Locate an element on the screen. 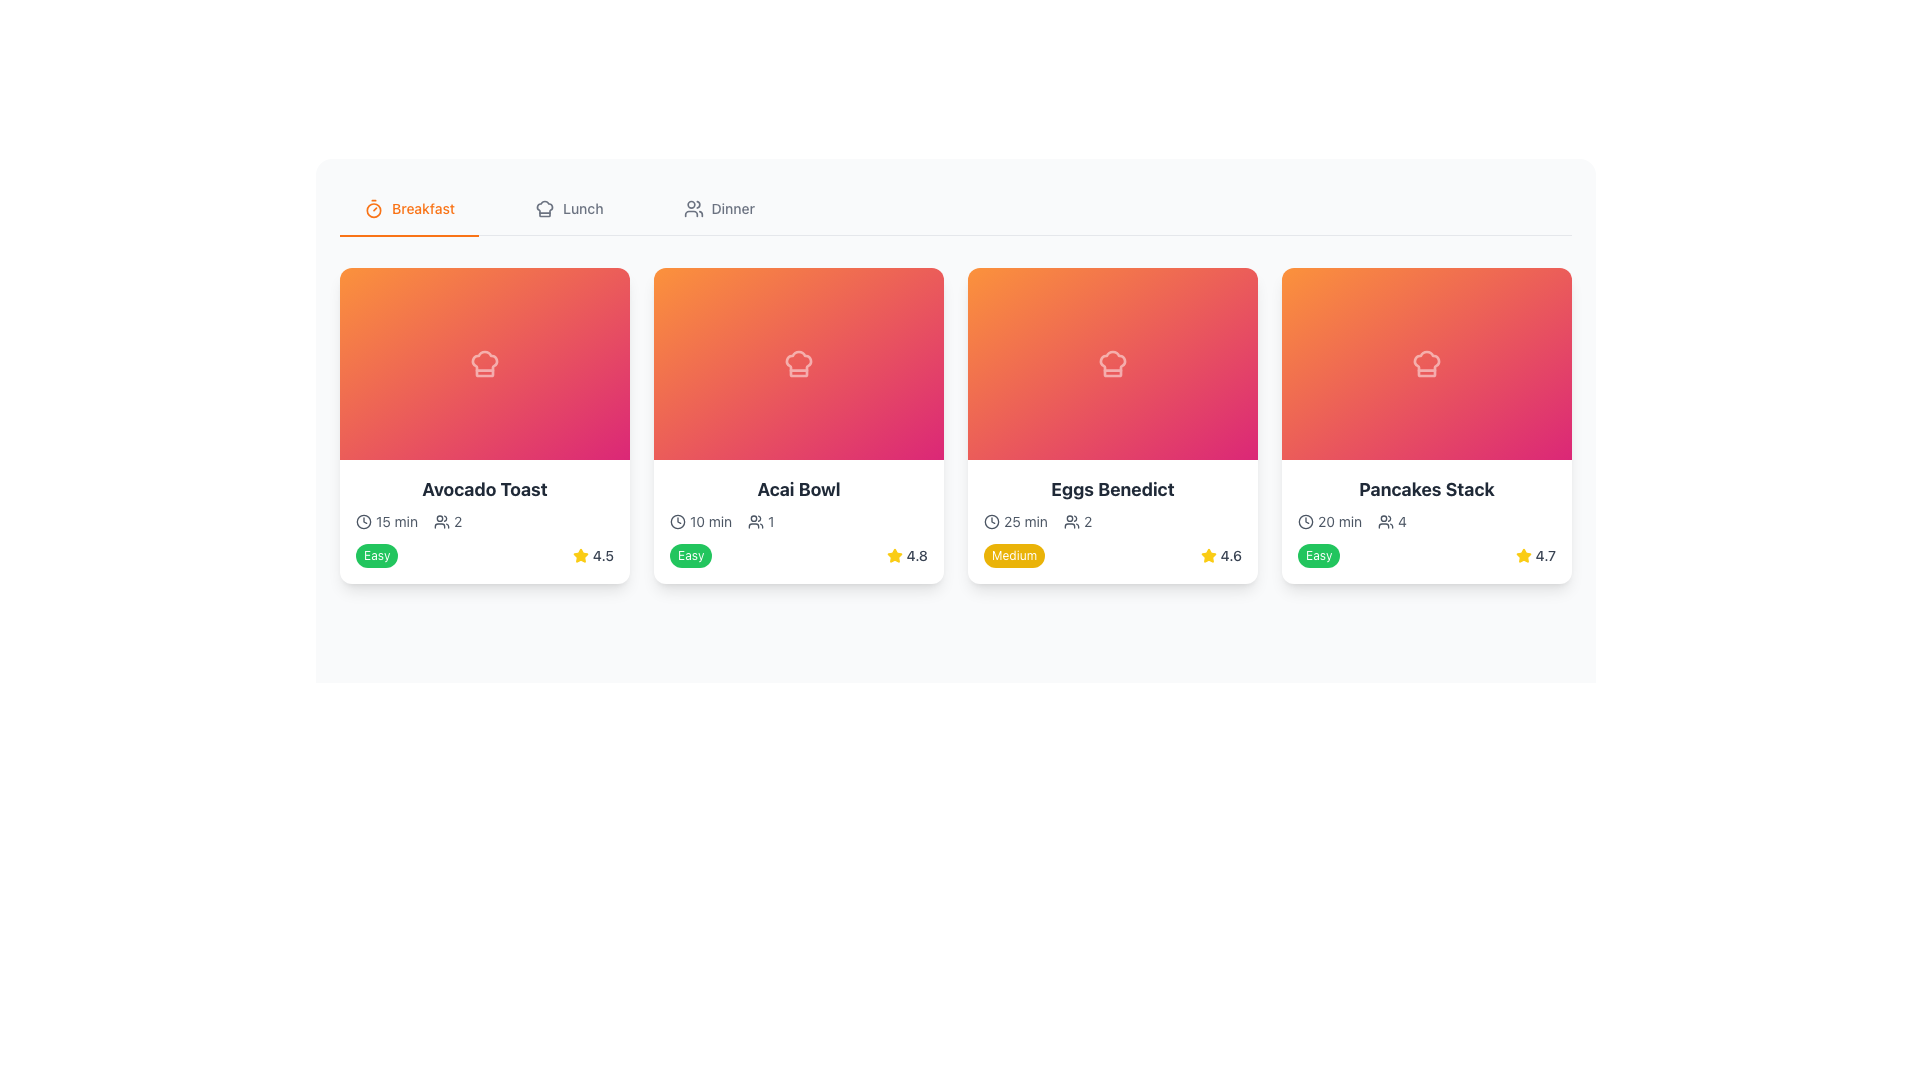 This screenshot has height=1080, width=1920. the informational card content located in the second card of the horizontal grid, which provides details about the dish 'Acai Bowl' including preparation time, serving size, difficulty, and rating is located at coordinates (797, 520).